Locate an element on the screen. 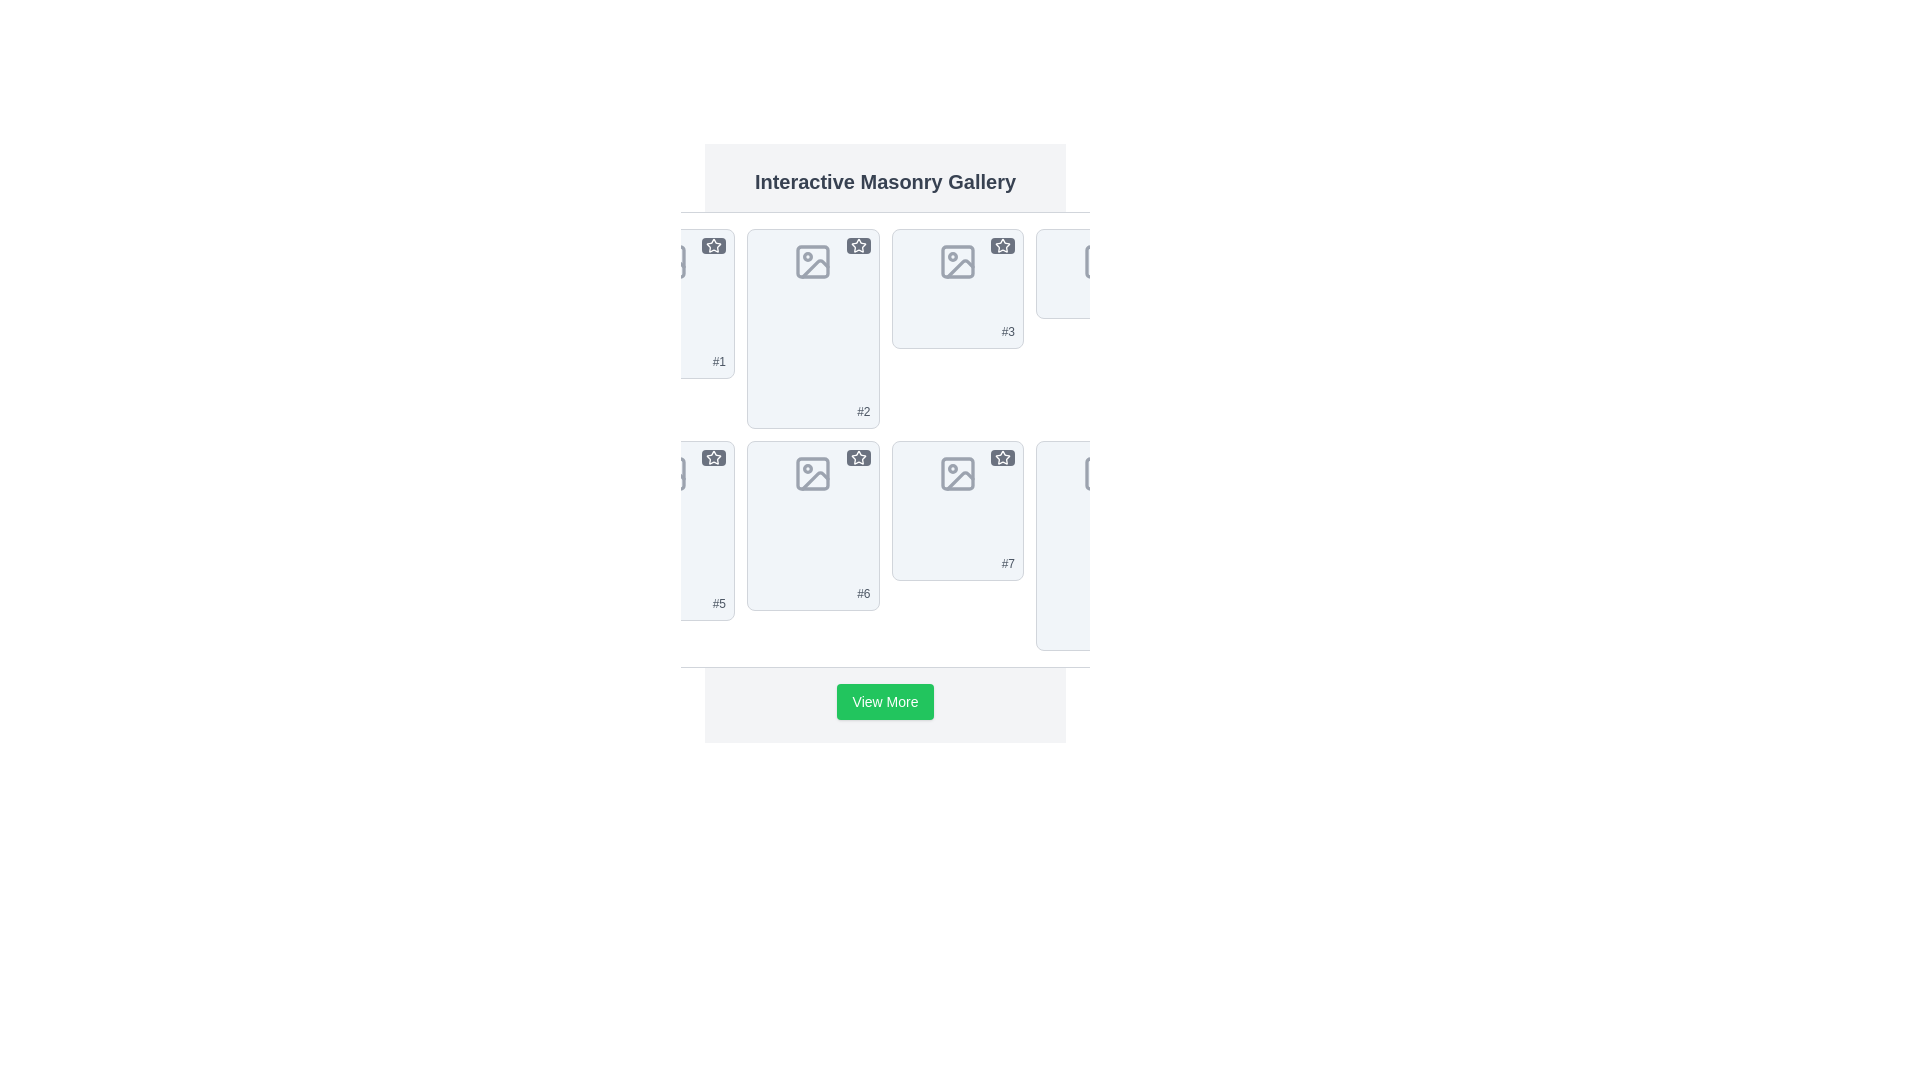 The height and width of the screenshot is (1080, 1920). Rectangle with rounded corners that represents a missing or loading image in the gallery, located in the top-right corner of the grid's first row is located at coordinates (1101, 261).